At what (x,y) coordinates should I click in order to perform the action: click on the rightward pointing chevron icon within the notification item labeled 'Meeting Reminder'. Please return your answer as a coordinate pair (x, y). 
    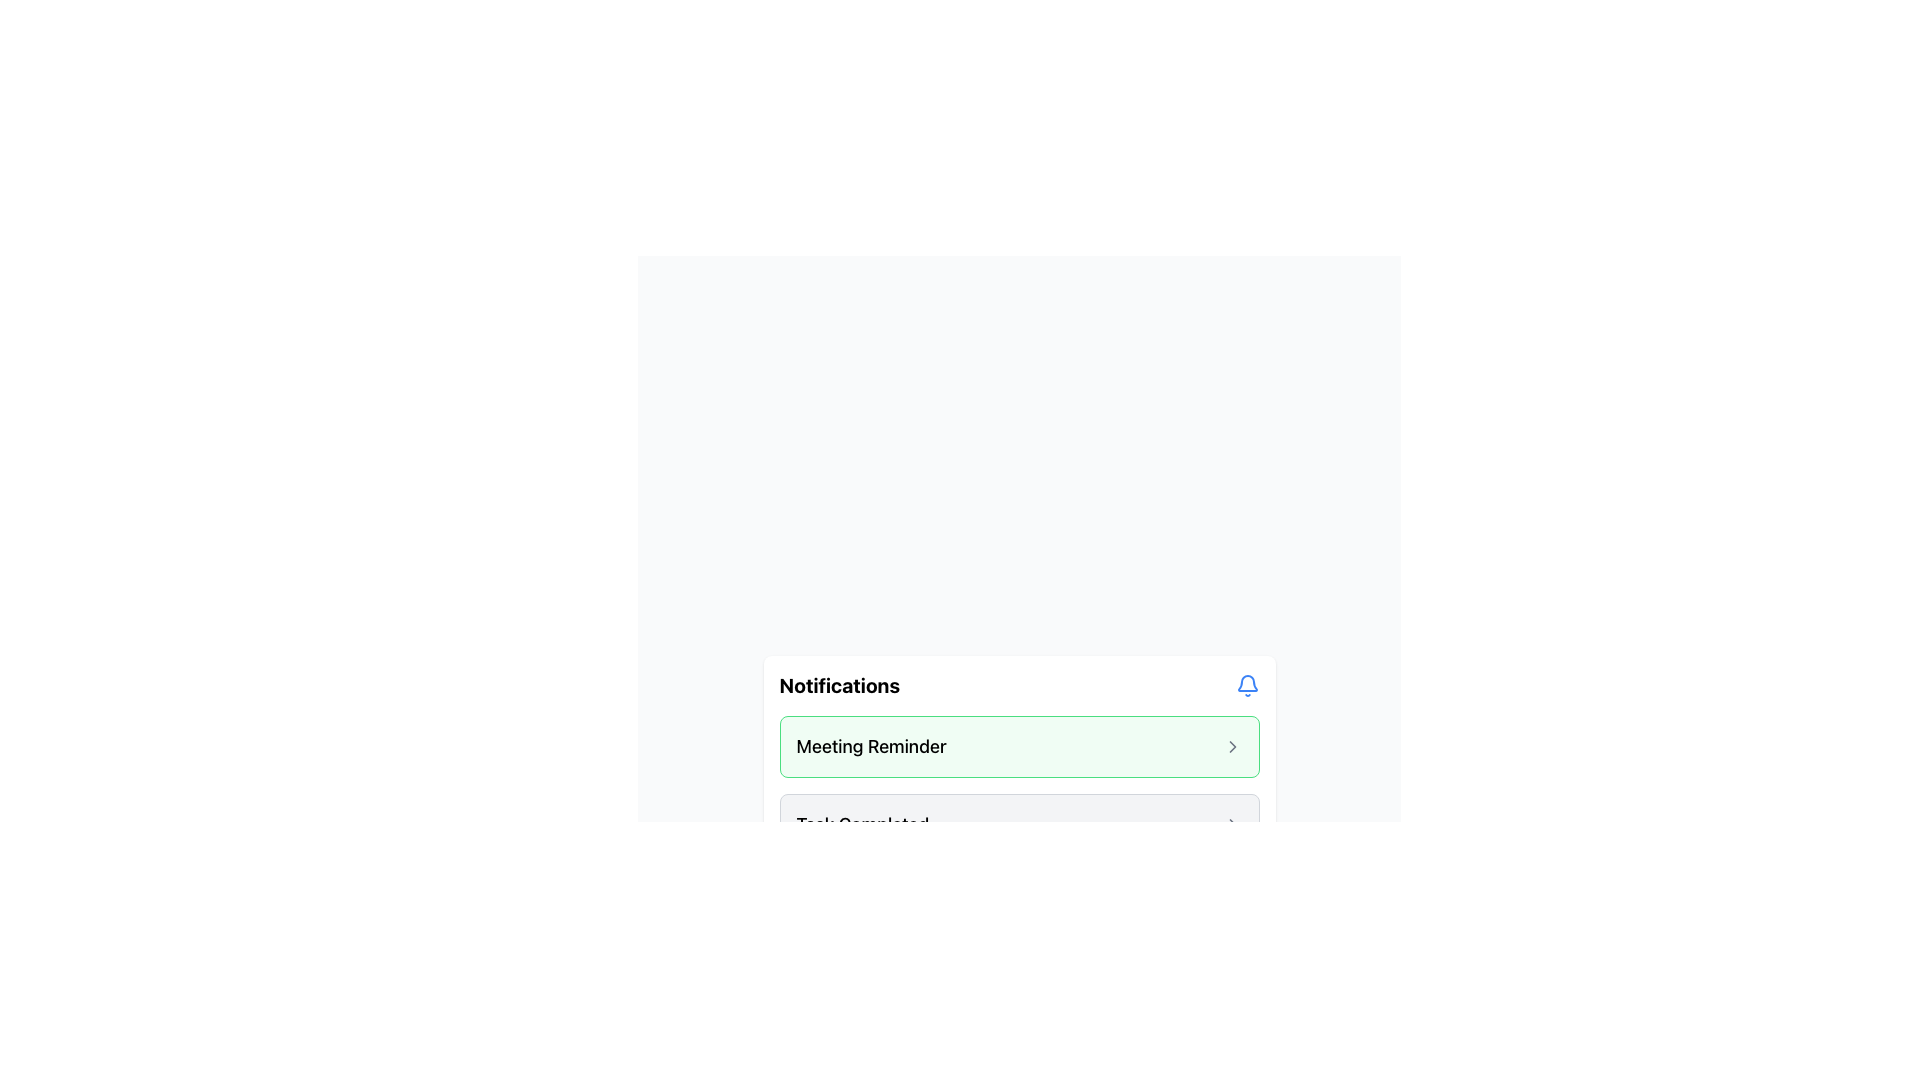
    Looking at the image, I should click on (1231, 747).